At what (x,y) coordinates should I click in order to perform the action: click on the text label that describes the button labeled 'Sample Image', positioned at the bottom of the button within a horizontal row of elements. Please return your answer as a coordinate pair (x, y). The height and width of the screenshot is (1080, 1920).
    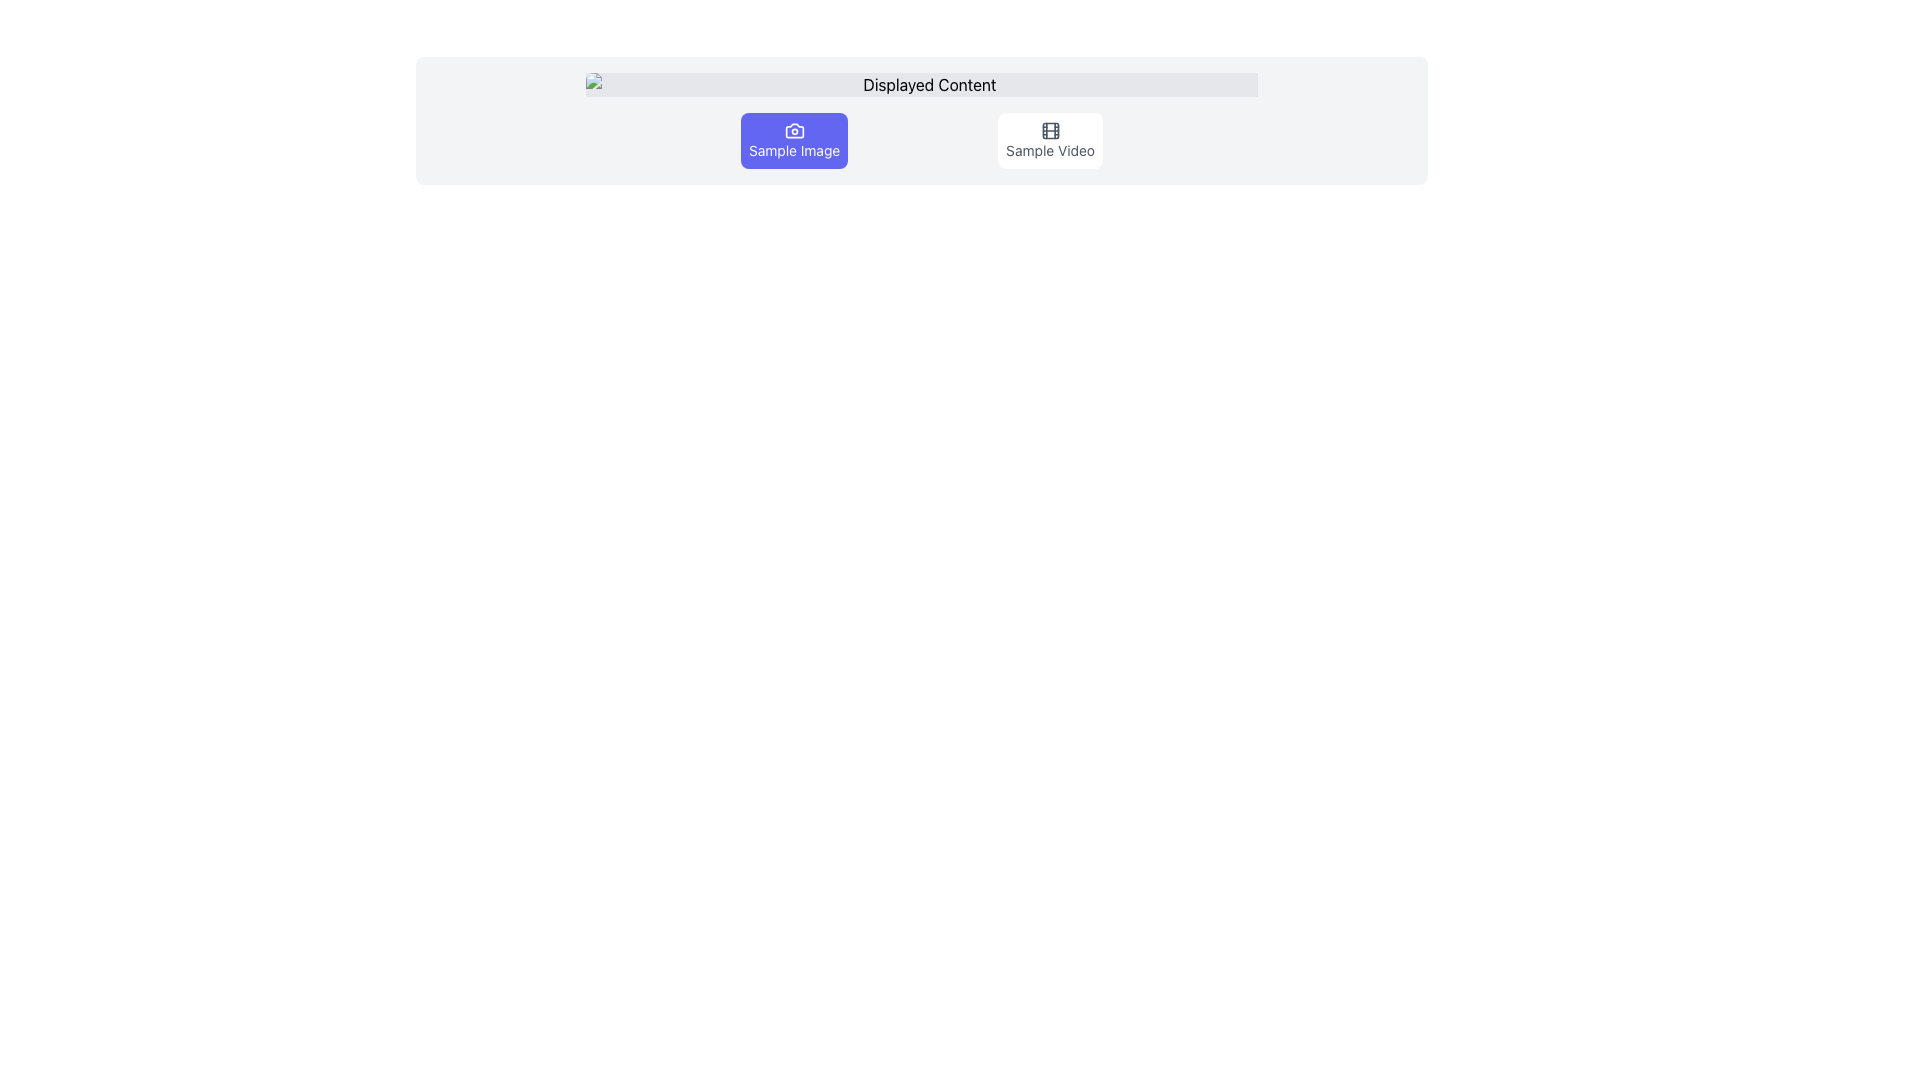
    Looking at the image, I should click on (793, 149).